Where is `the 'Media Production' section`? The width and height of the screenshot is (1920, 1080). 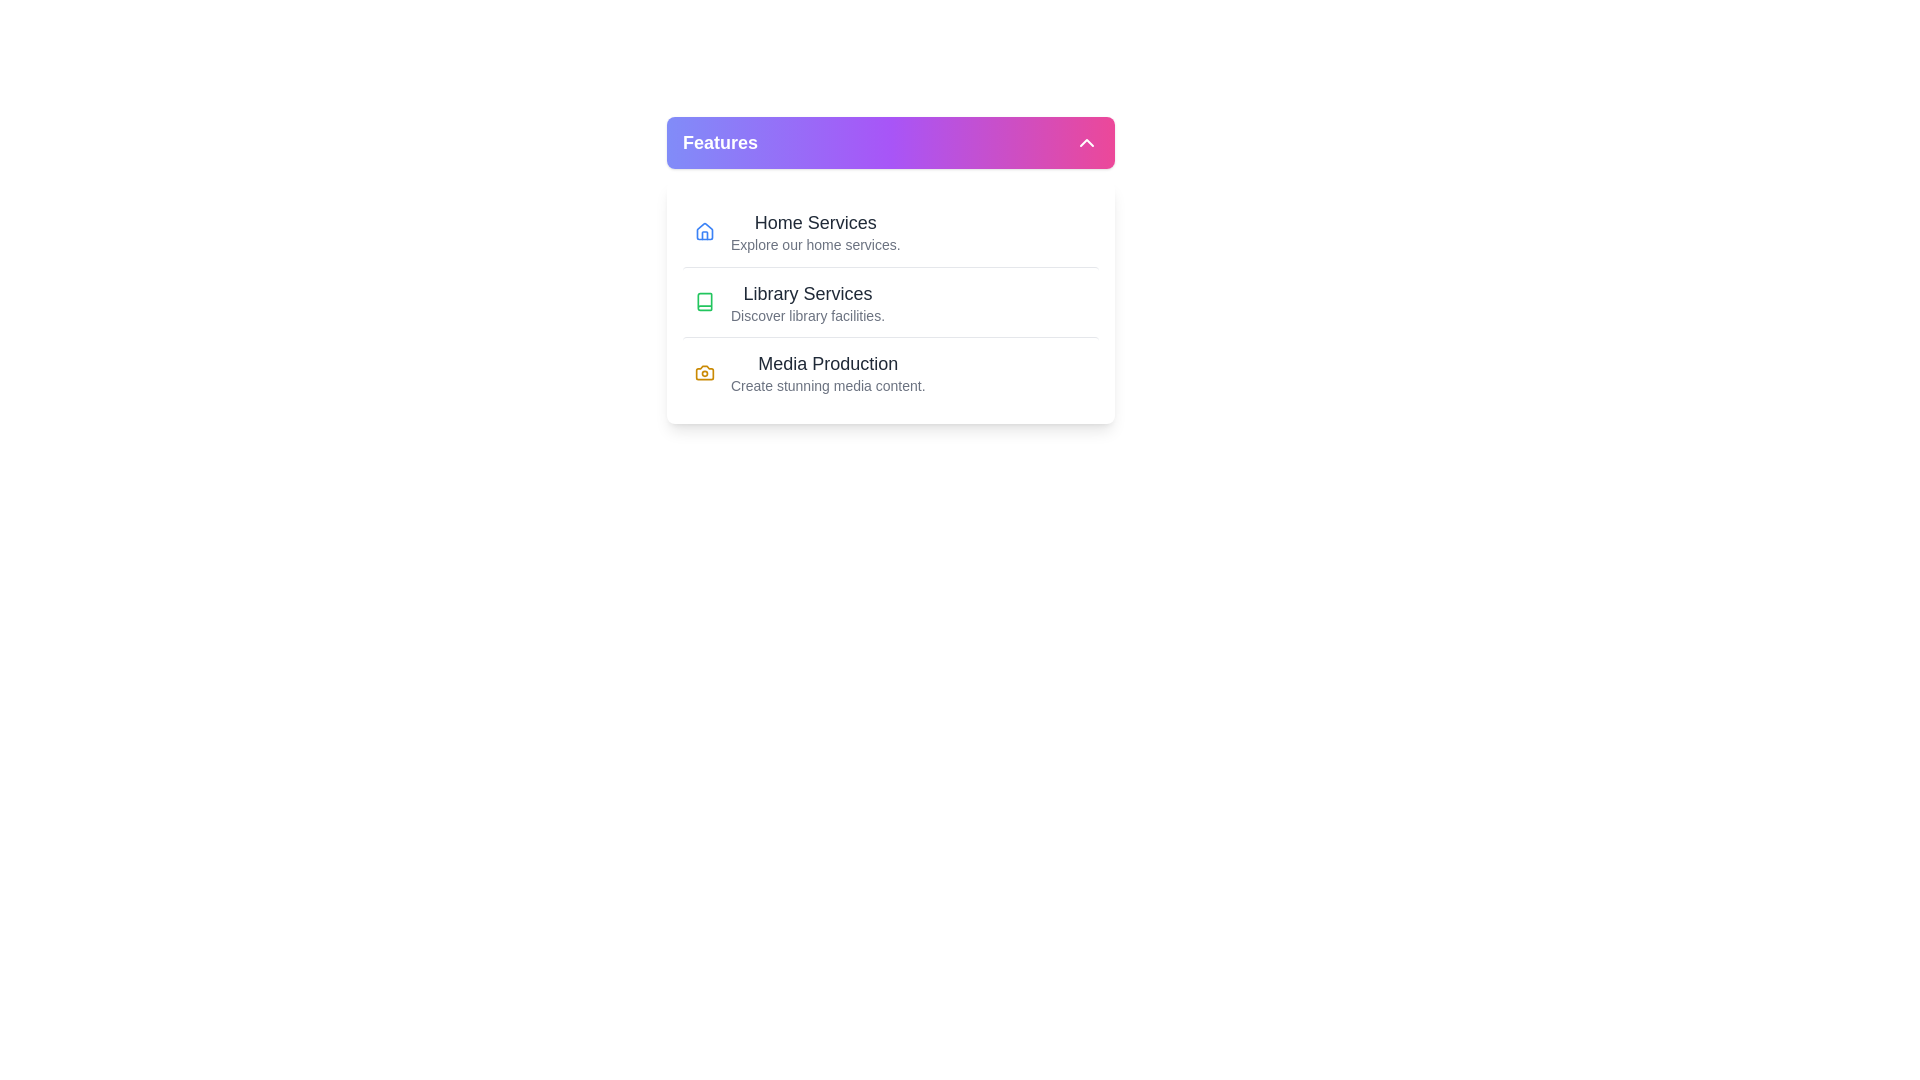 the 'Media Production' section is located at coordinates (890, 371).